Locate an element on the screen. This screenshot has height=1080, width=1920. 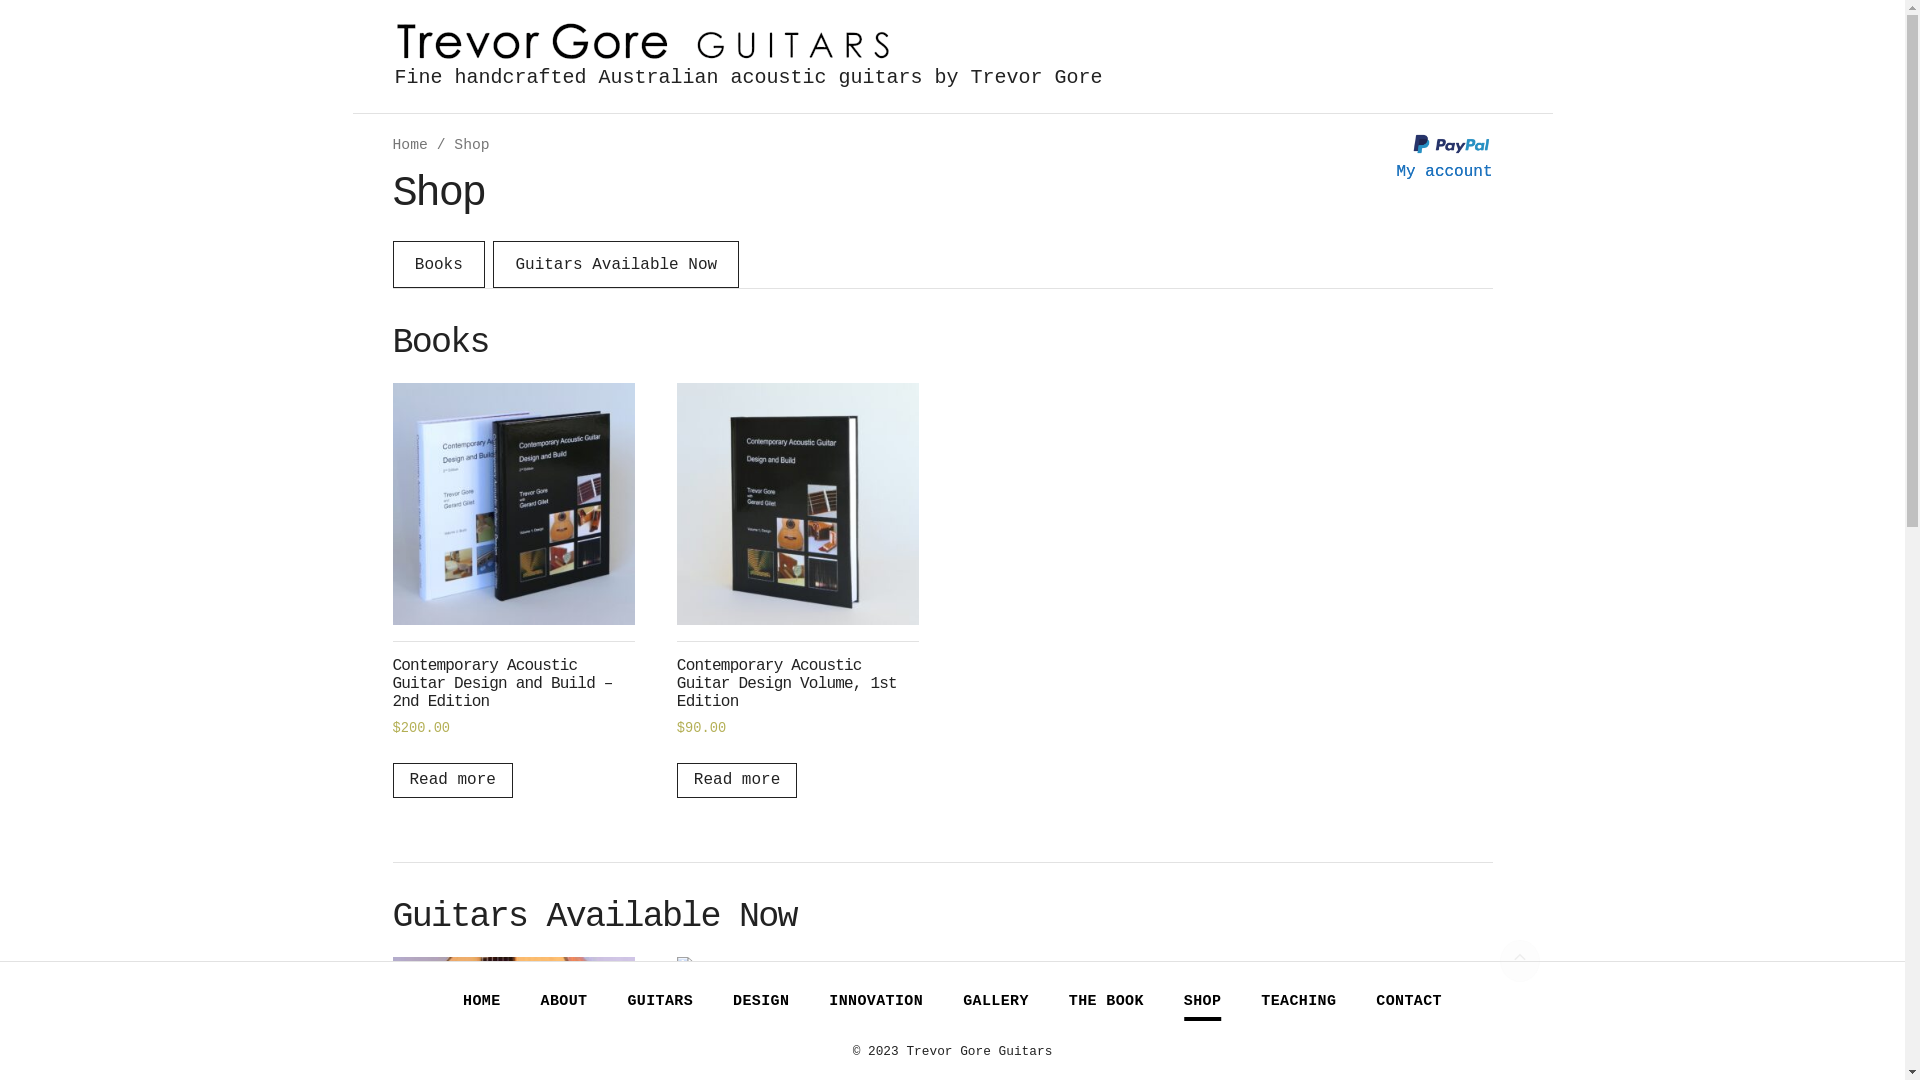
'Books' is located at coordinates (437, 263).